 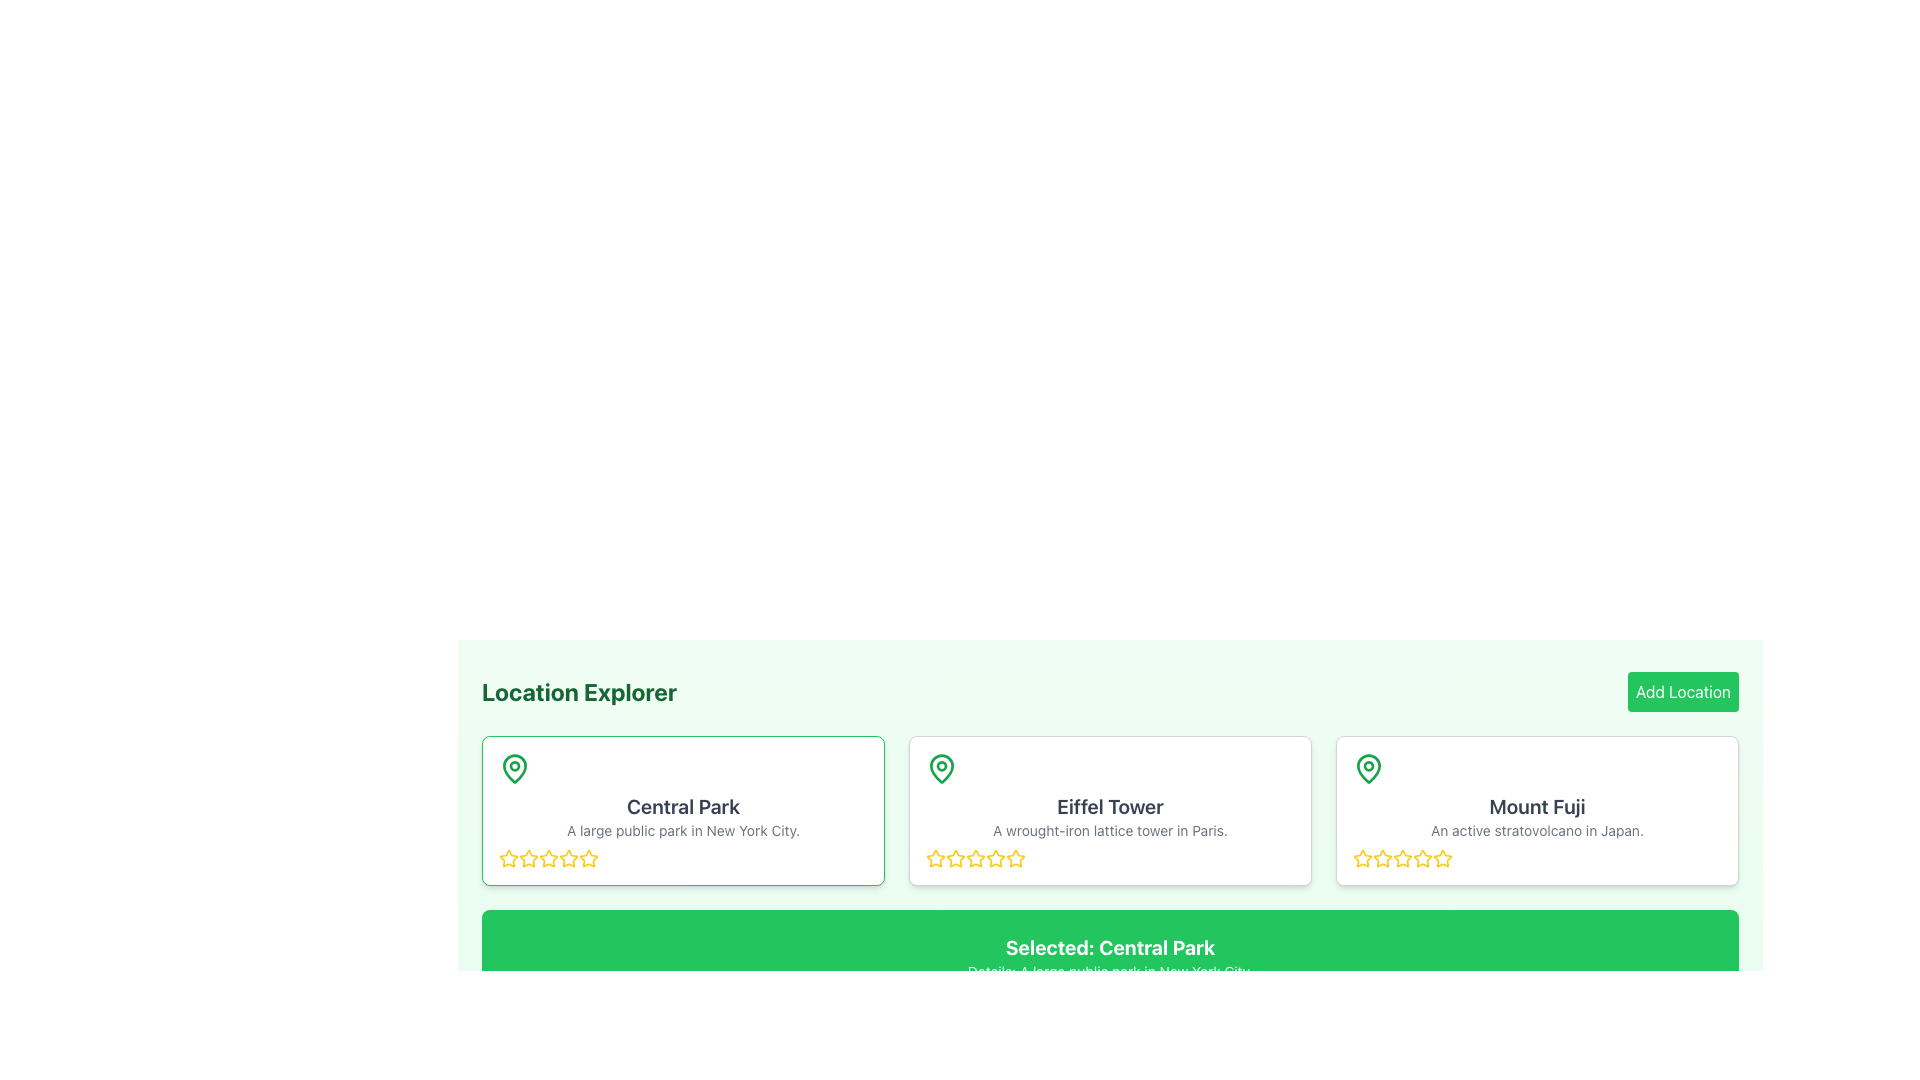 I want to click on the yellow star icon with a hollow center, the third star in the sequence of five, located below the 'Eiffel Tower' card to set a rating, so click(x=954, y=858).